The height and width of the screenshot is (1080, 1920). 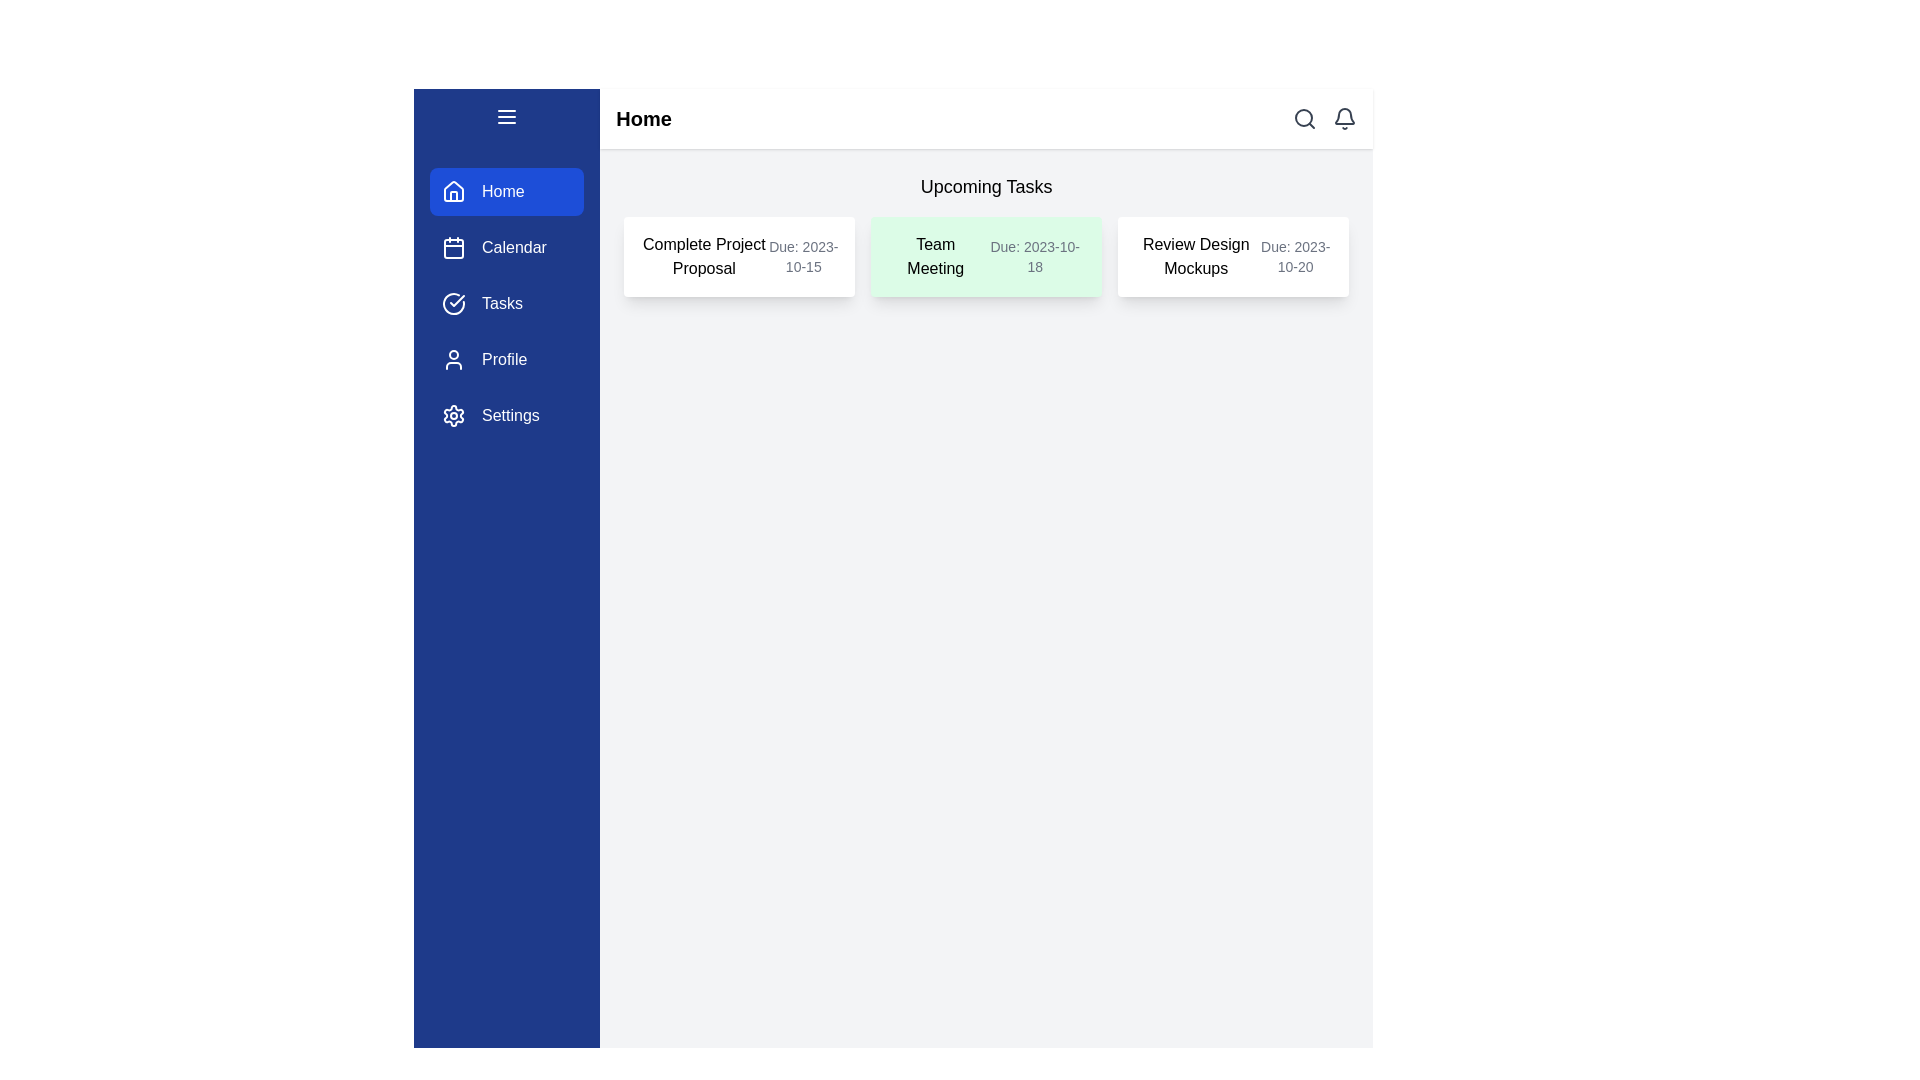 What do you see at coordinates (507, 304) in the screenshot?
I see `the 'Tasks' navigation menu item, which is the third entry in the vertical navigation list on the left sidebar, featuring a circular icon with a checkmark and white text on a blue background` at bounding box center [507, 304].